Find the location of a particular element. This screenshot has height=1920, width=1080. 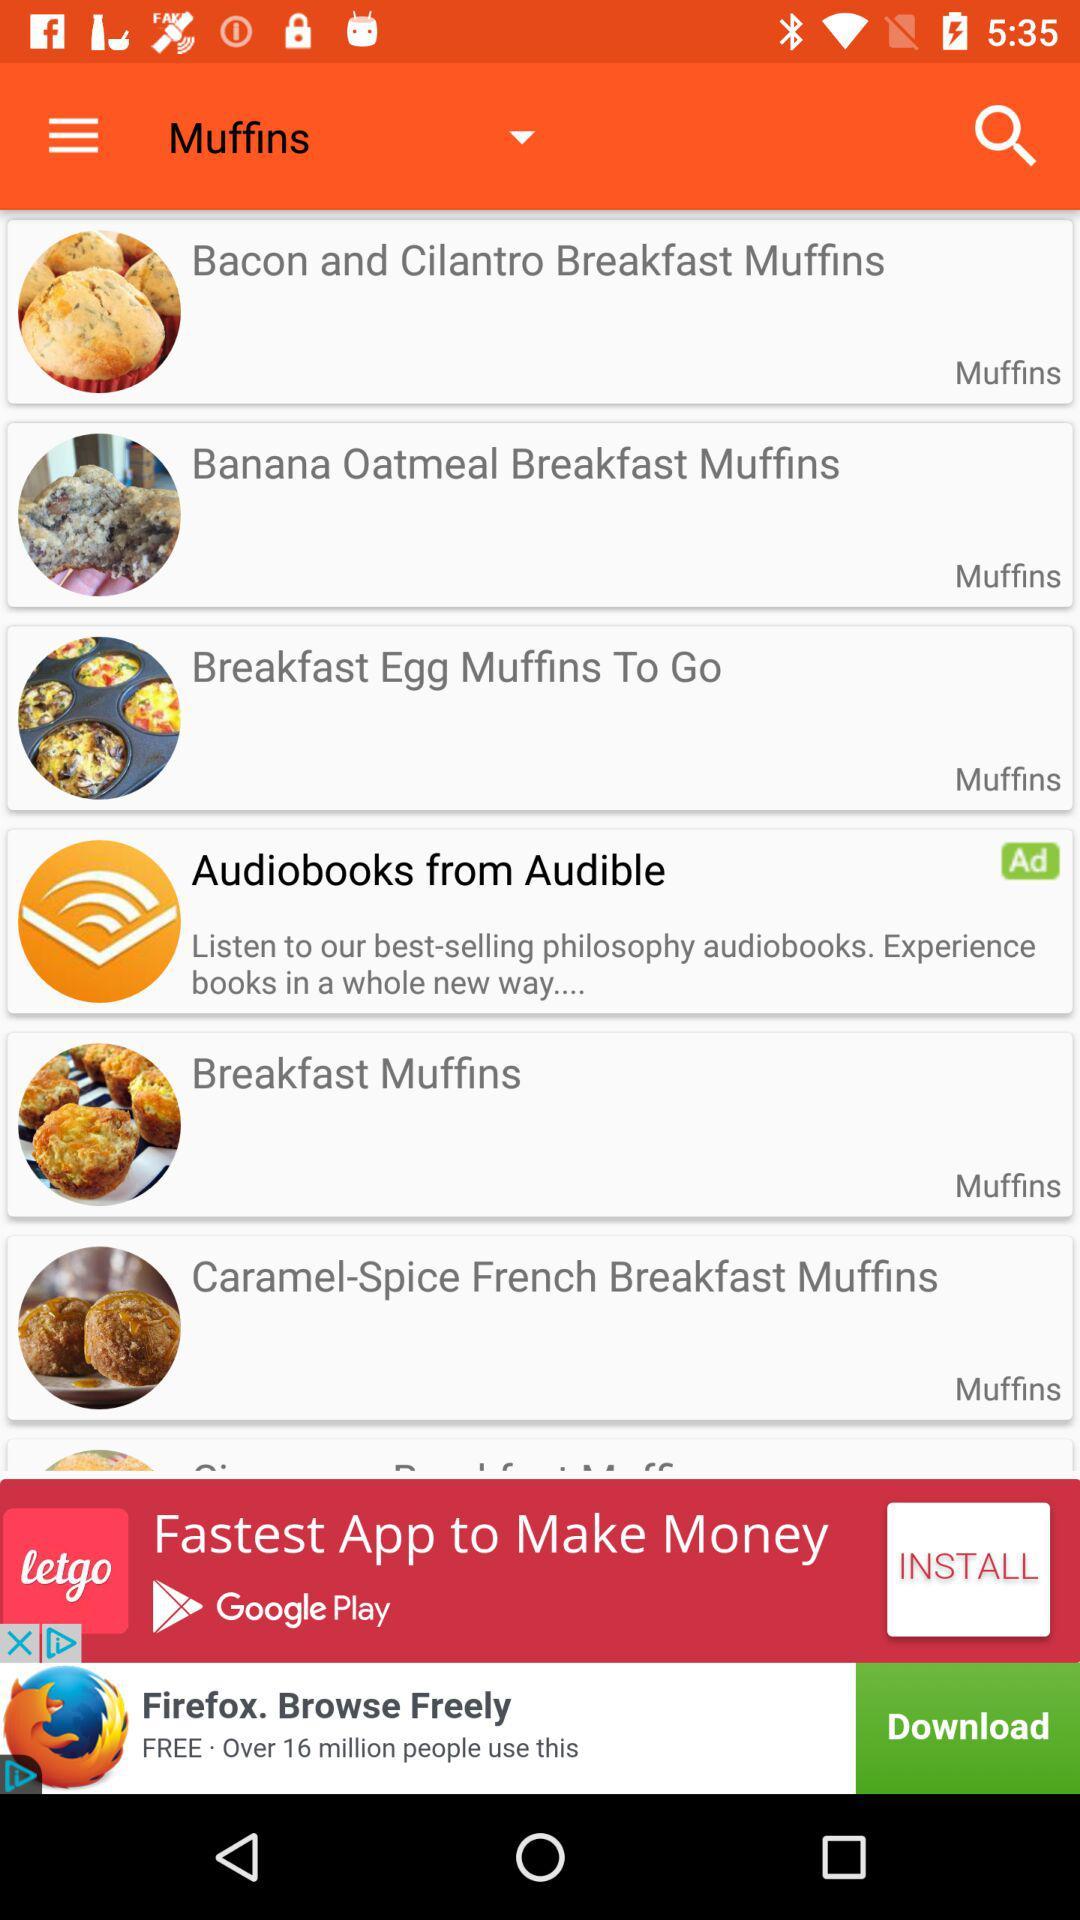

advertisement is located at coordinates (540, 1727).